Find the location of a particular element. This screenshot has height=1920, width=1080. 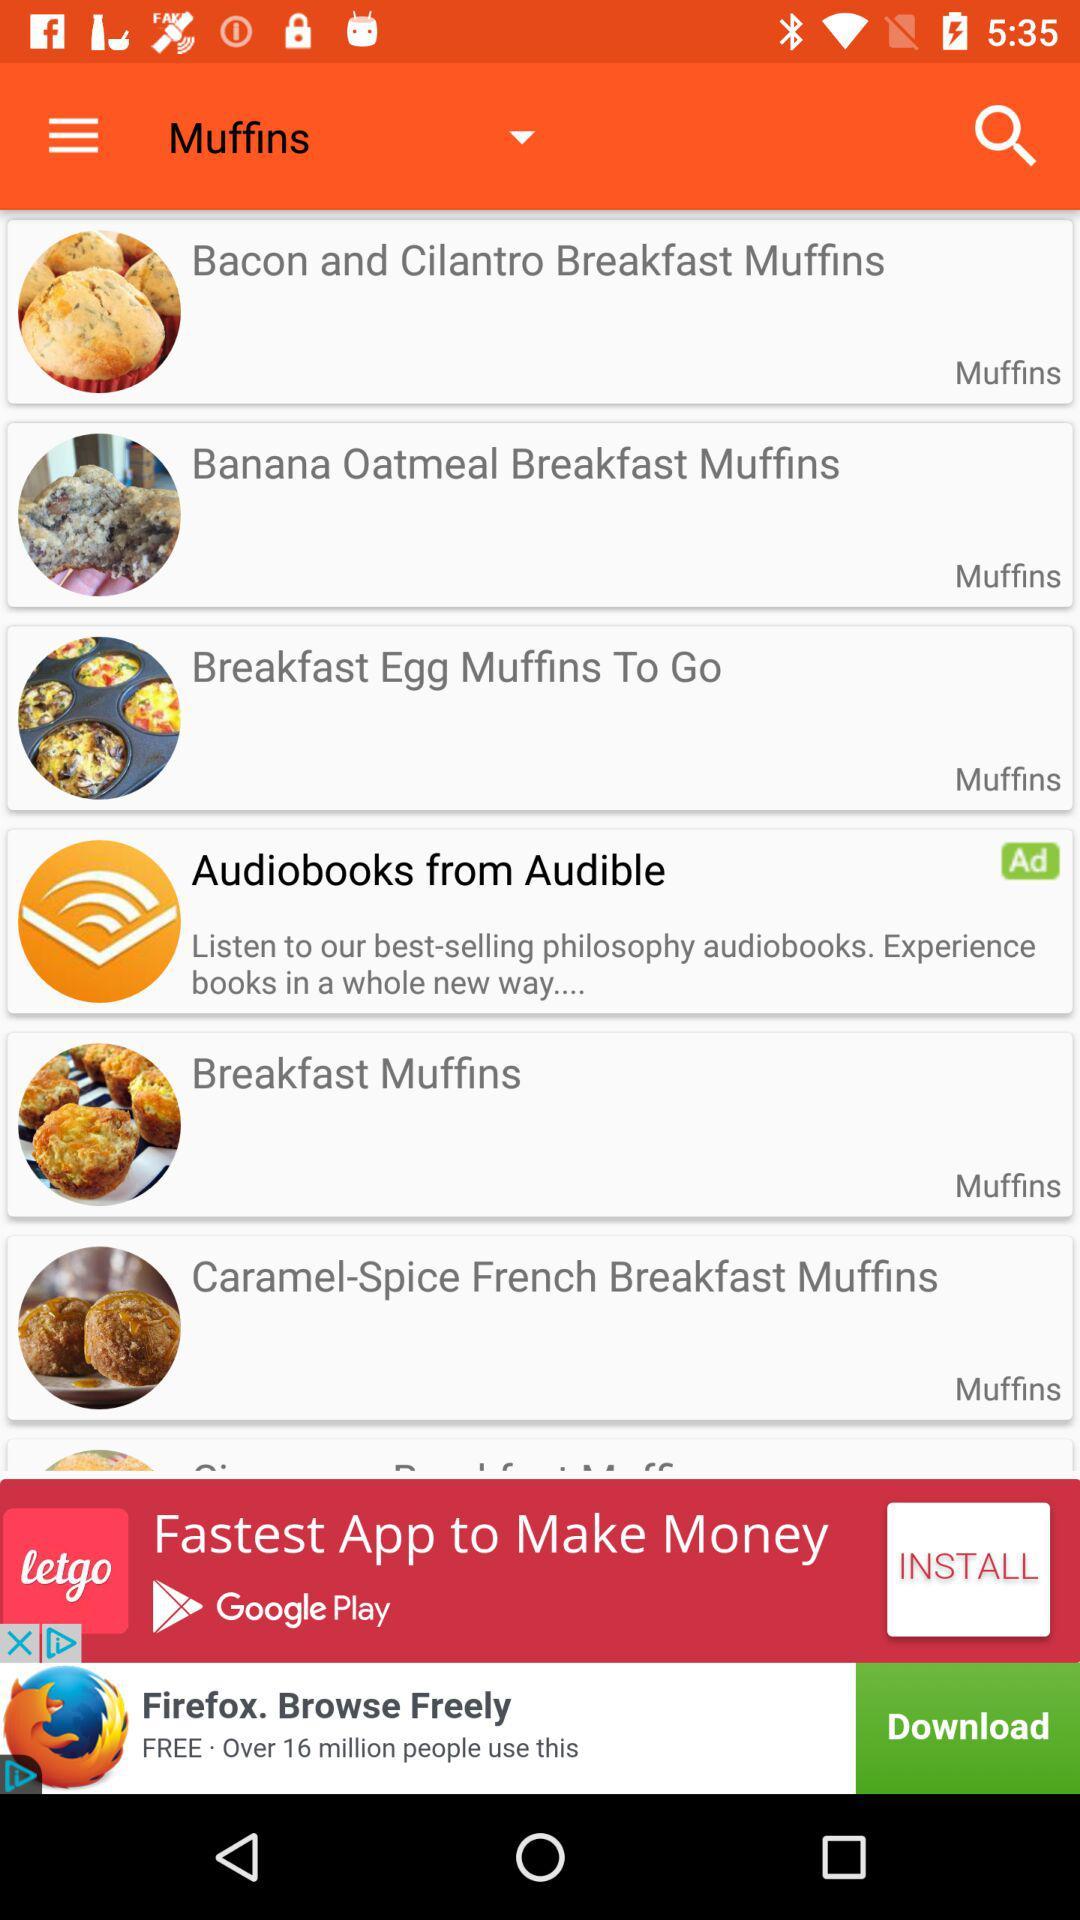

advertisement is located at coordinates (540, 1727).